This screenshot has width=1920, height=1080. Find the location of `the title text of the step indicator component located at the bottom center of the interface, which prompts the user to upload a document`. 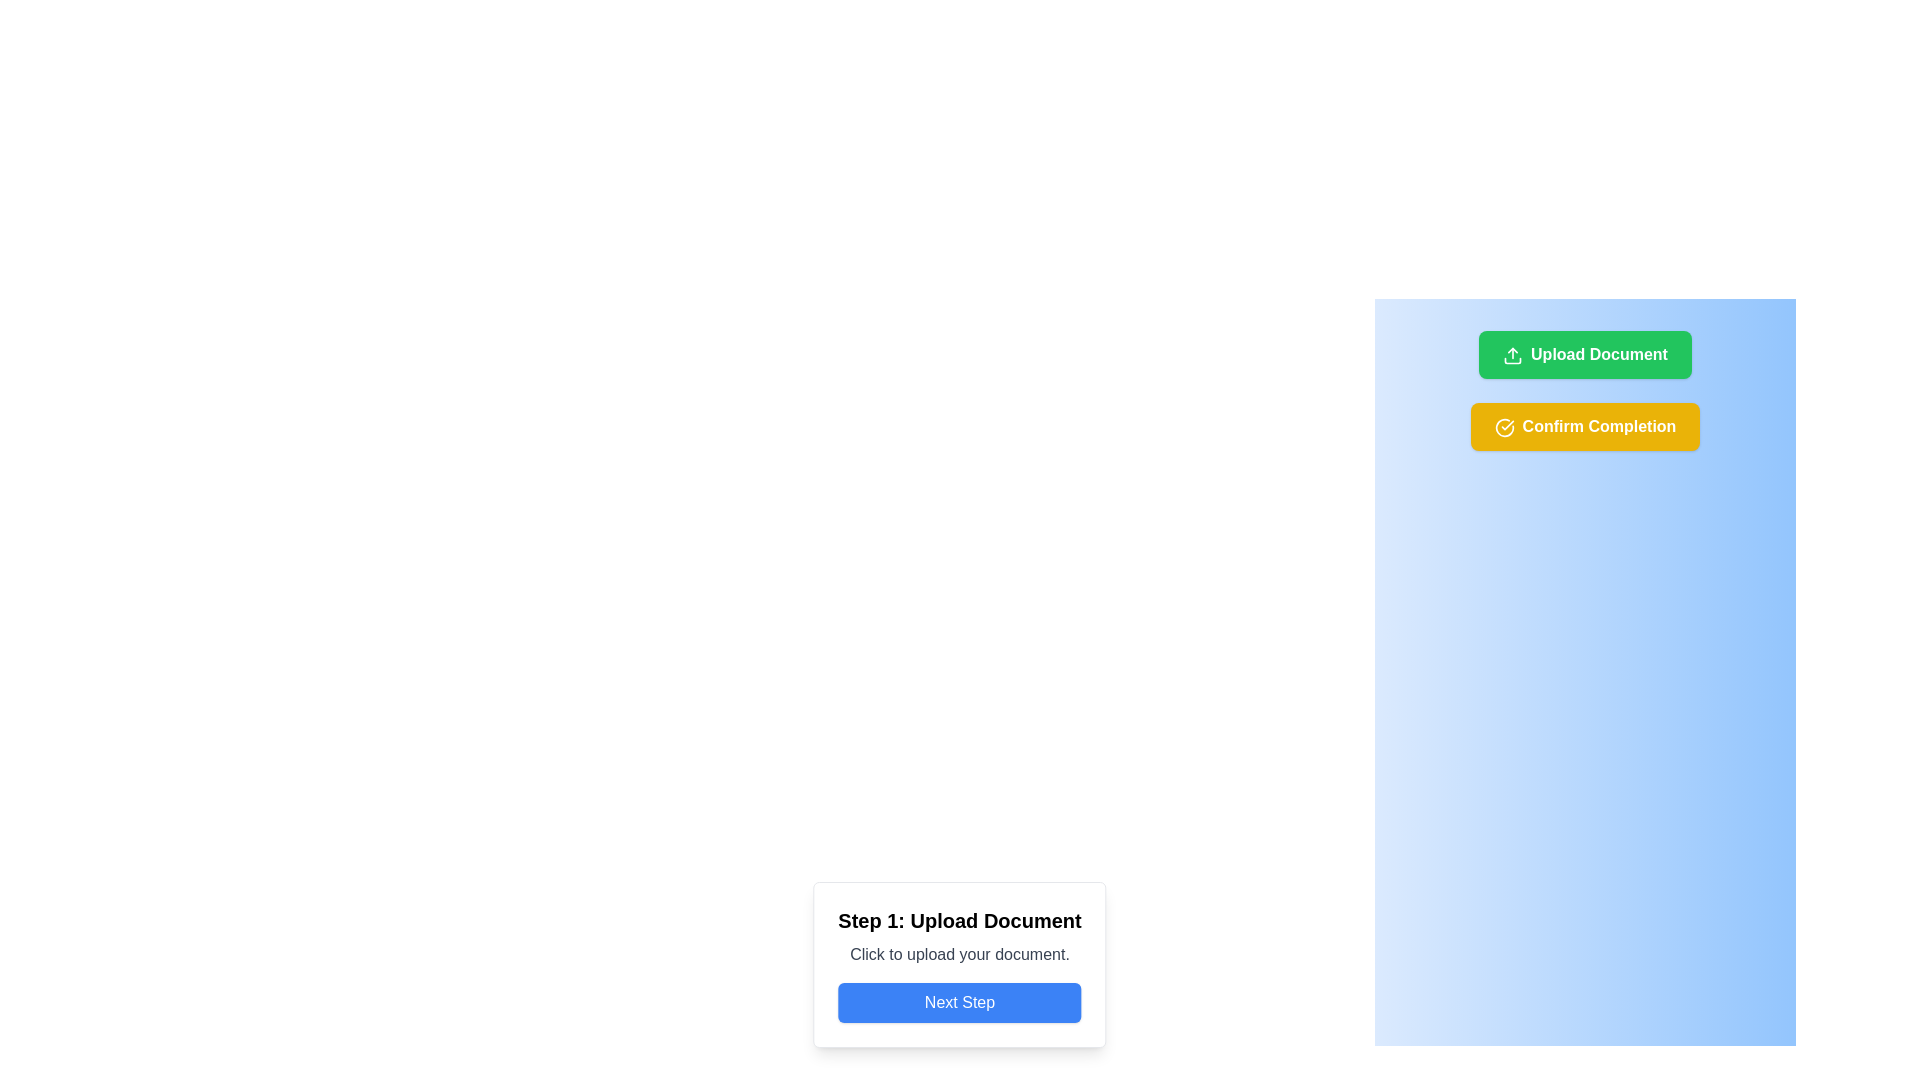

the title text of the step indicator component located at the bottom center of the interface, which prompts the user to upload a document is located at coordinates (960, 963).